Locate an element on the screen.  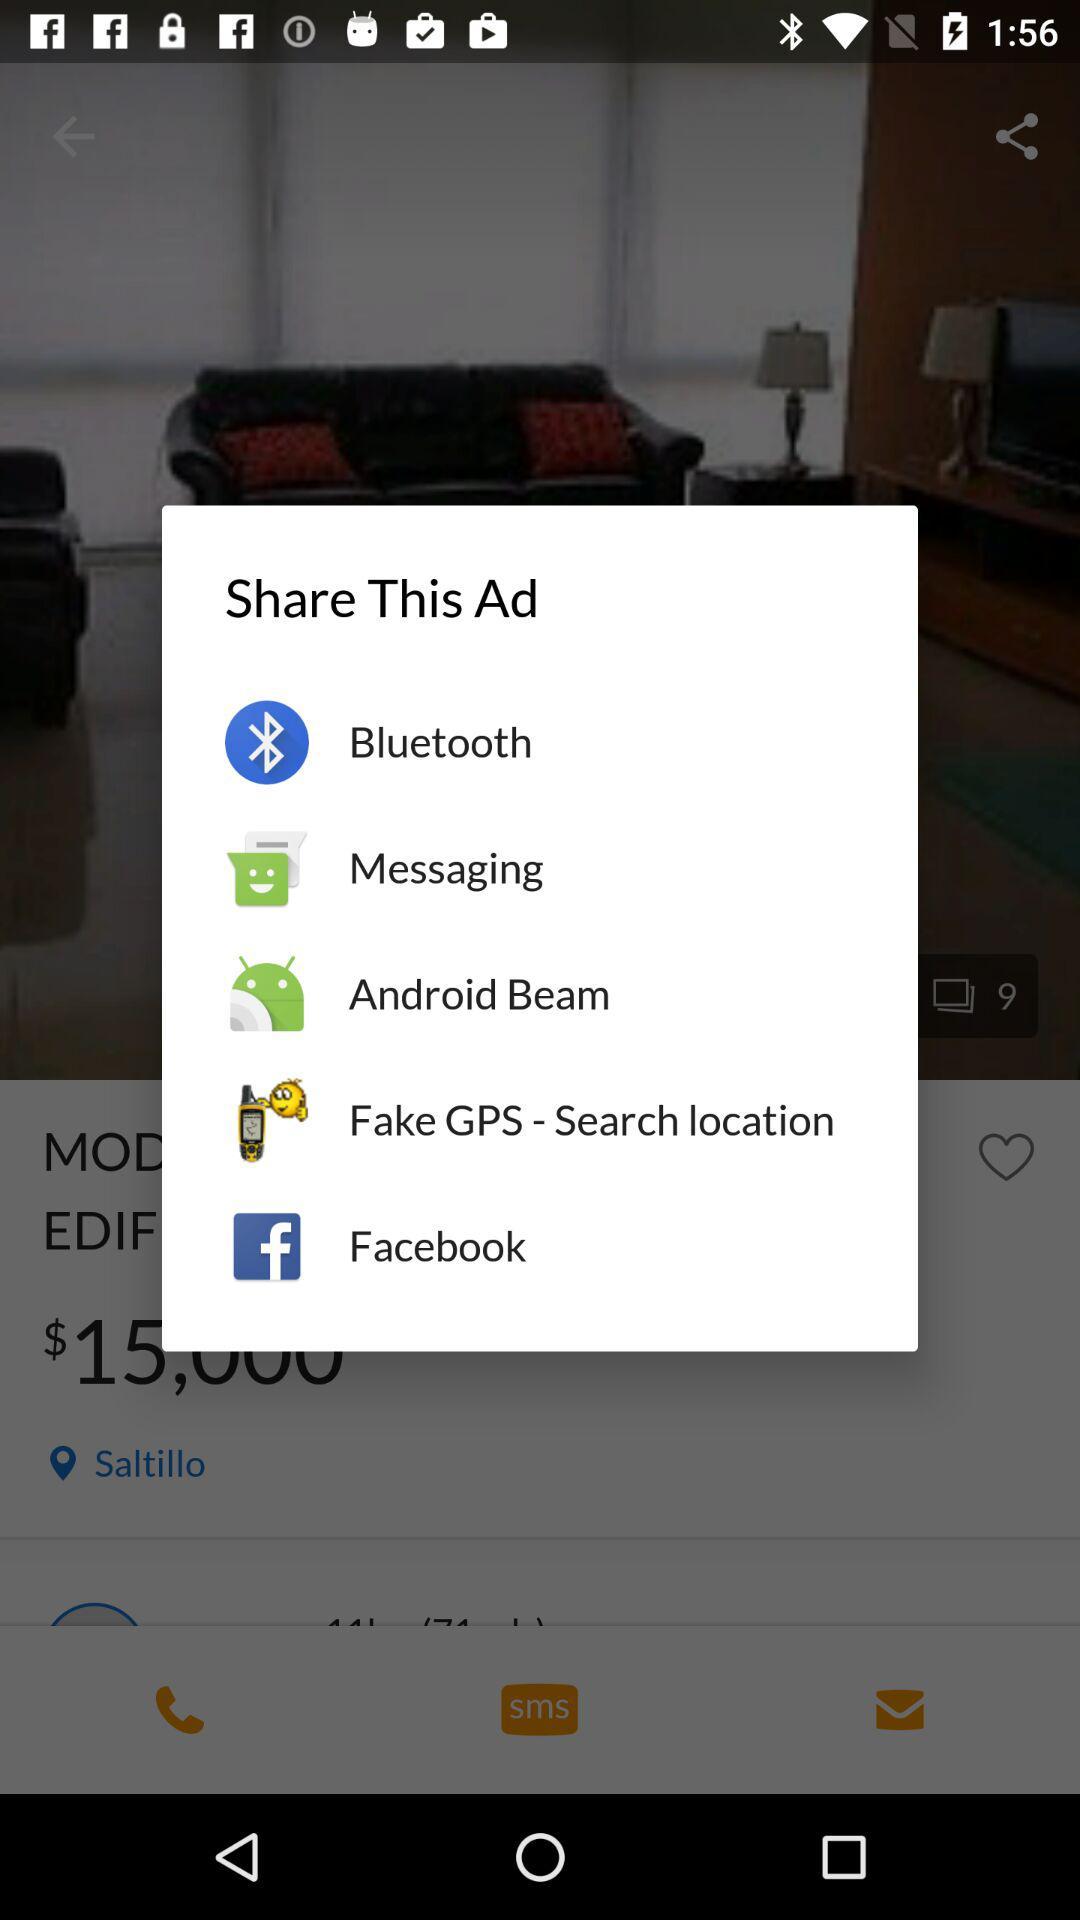
item above fake gps search item is located at coordinates (600, 994).